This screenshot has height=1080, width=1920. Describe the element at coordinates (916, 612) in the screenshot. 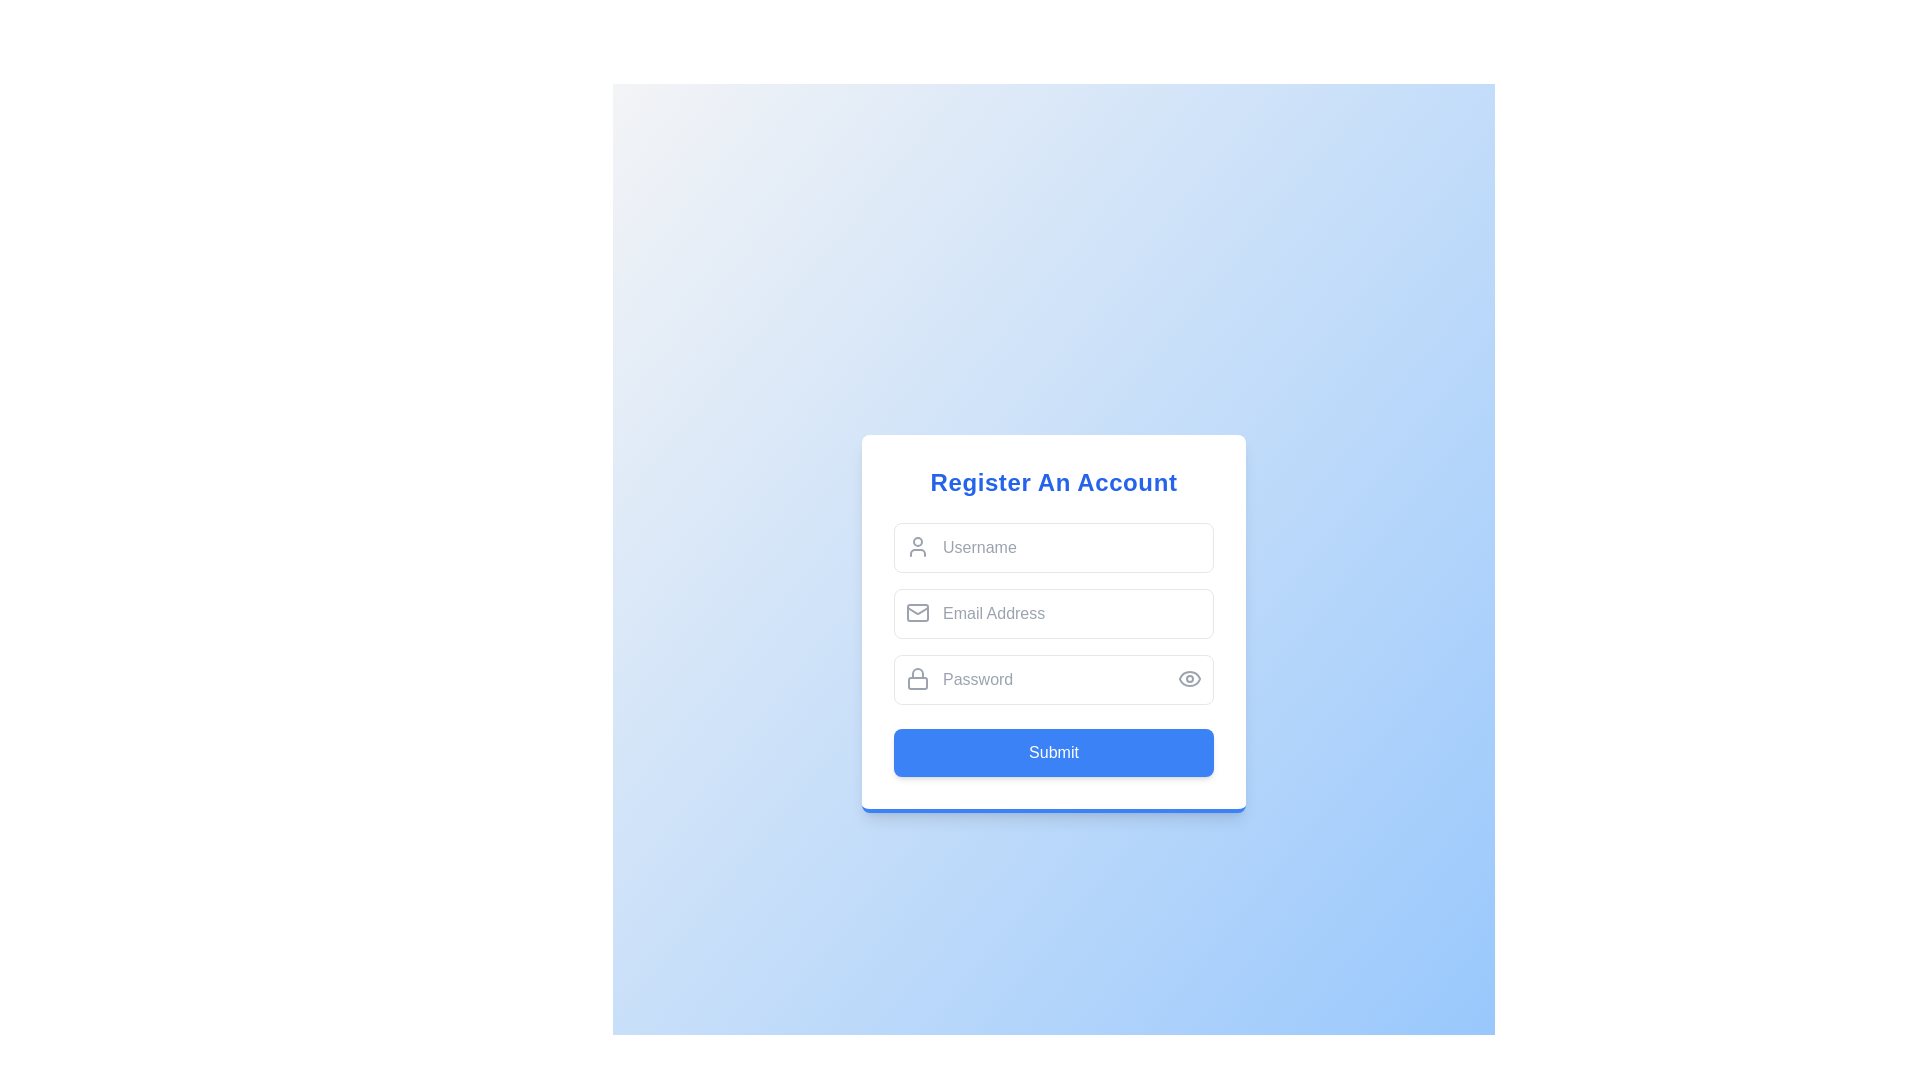

I see `the SVG graphic component that resembles an envelope, which is part of the mail icon displayed next to the 'Email Address' input field in the 'Register An Account' form` at that location.